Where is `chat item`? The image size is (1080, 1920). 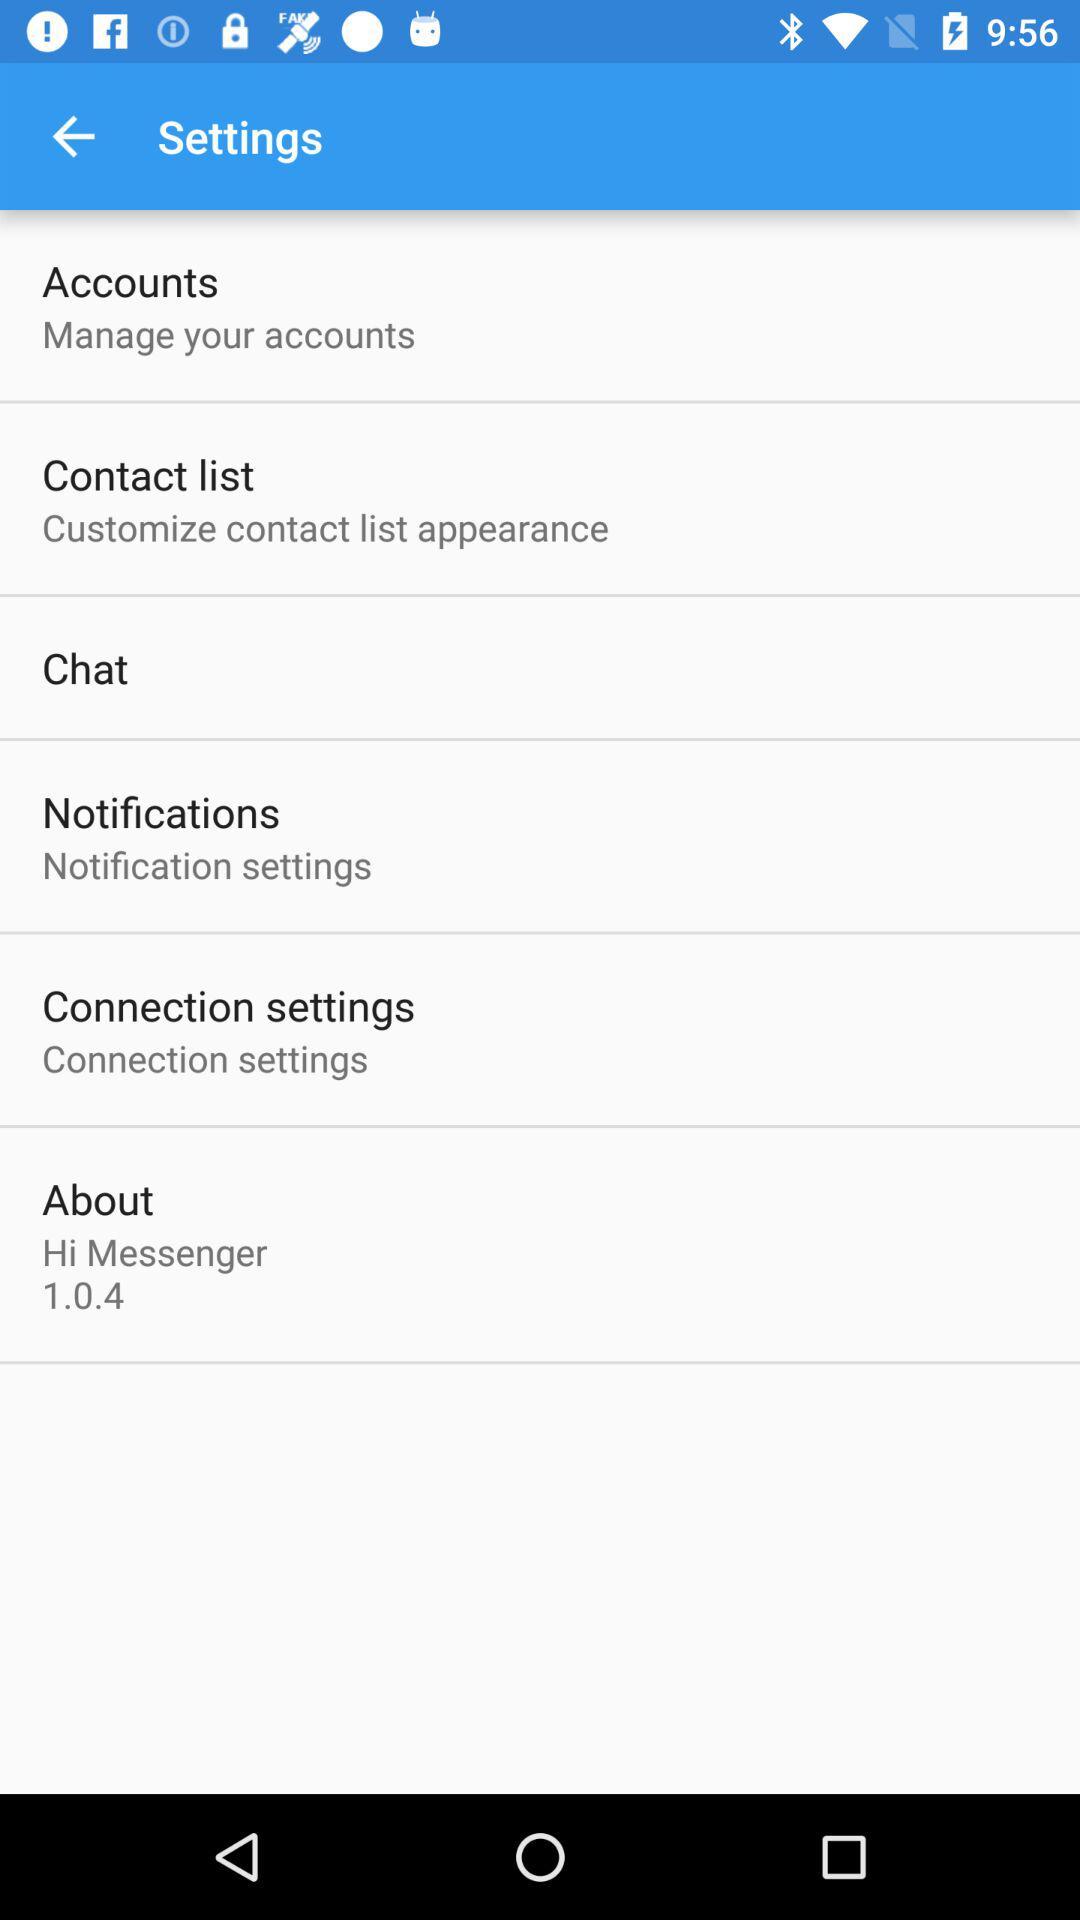 chat item is located at coordinates (84, 667).